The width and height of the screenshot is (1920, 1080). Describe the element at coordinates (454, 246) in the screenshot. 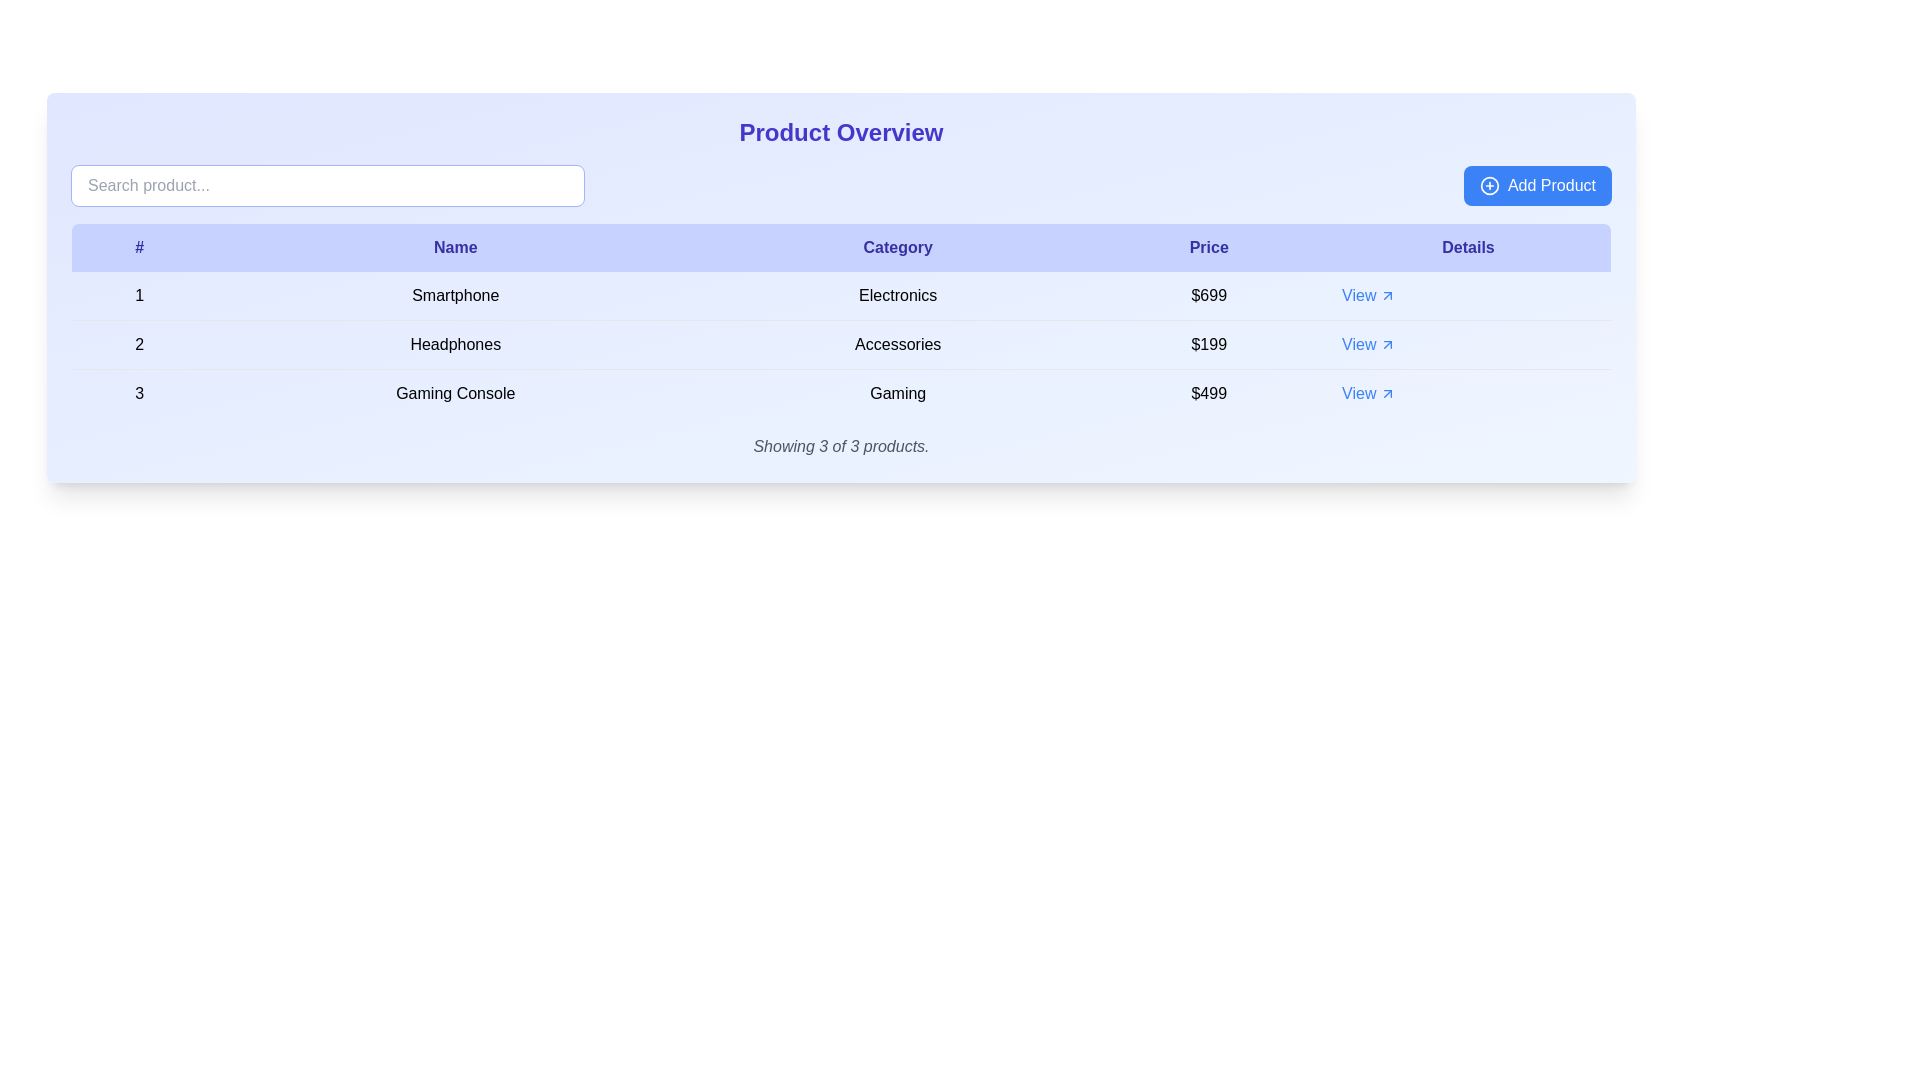

I see `'Name' label which is the second column header in the table, positioned between the '#' and 'Category' columns` at that location.